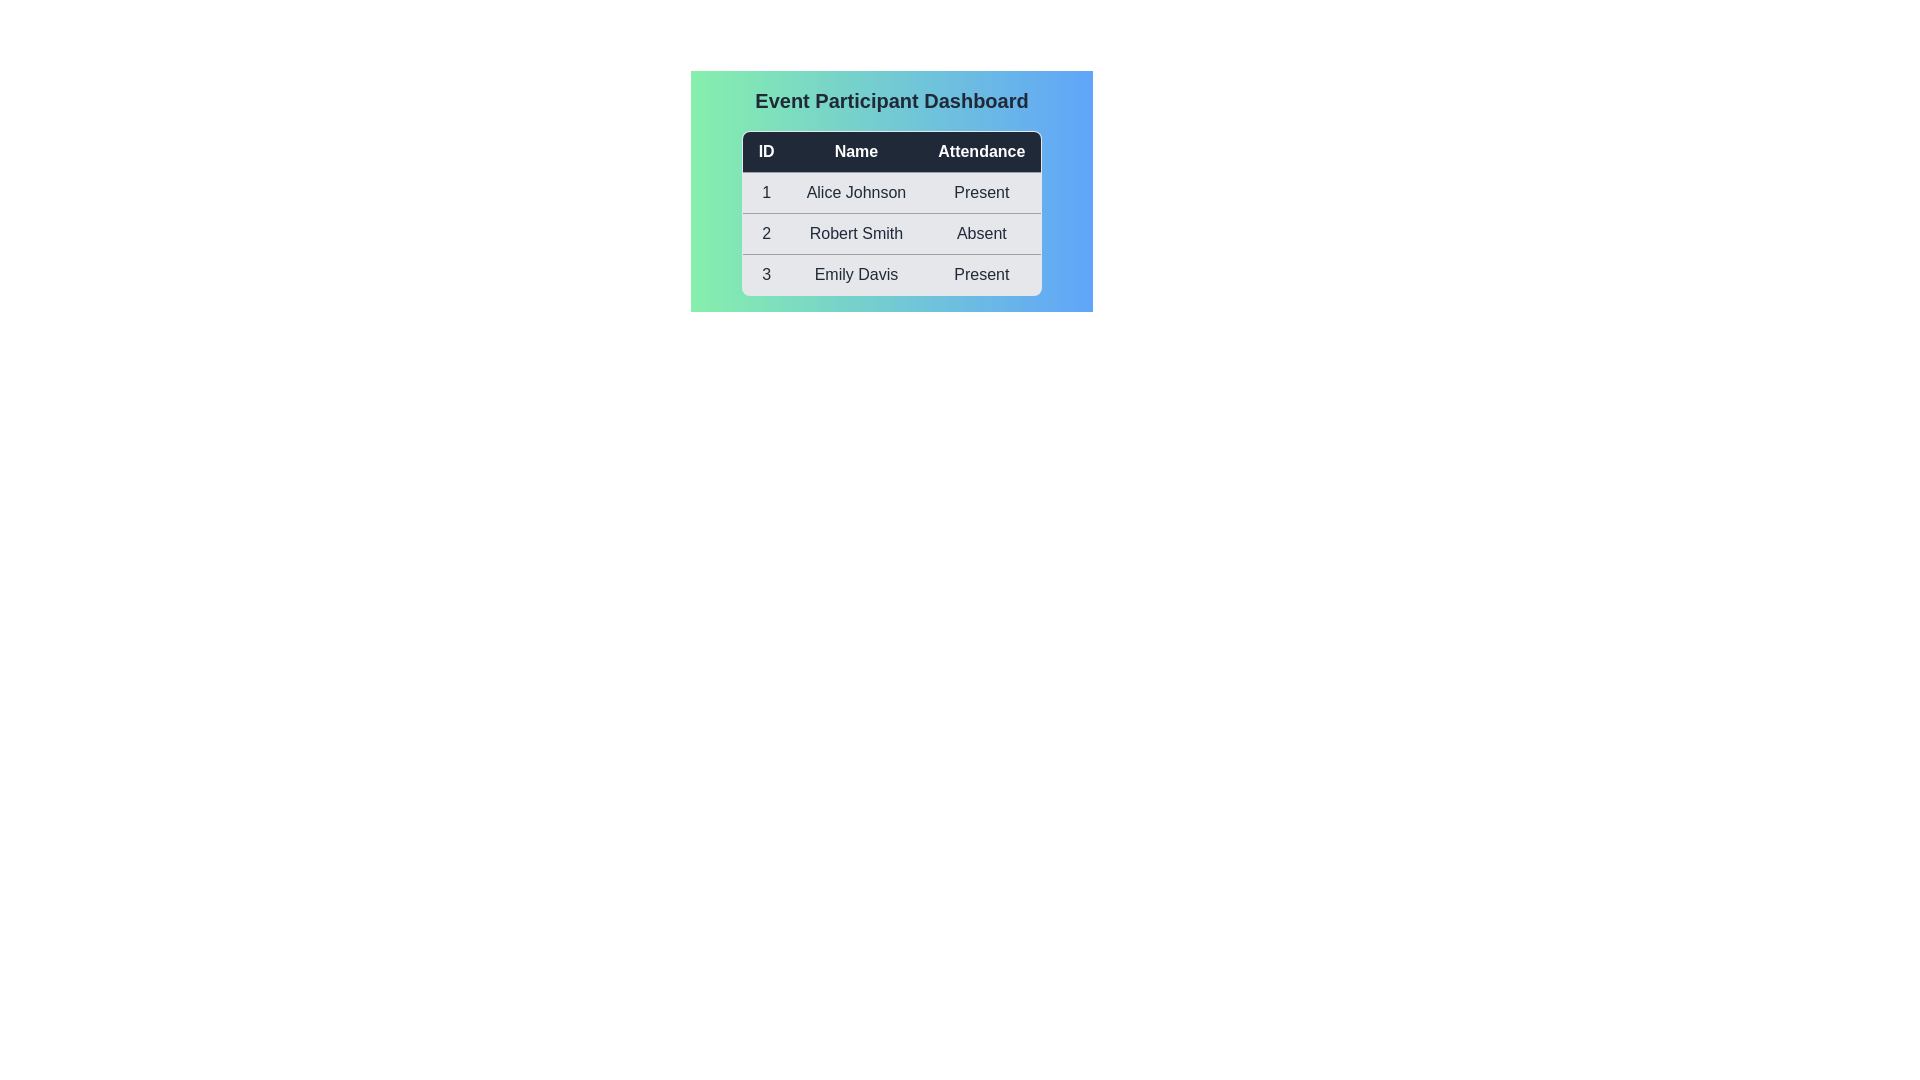 The width and height of the screenshot is (1920, 1080). I want to click on the Text label displaying the participant's name in the second column of the table row with ID '1'. This label serves a visual informative purpose and is non-interactive, so click(856, 192).